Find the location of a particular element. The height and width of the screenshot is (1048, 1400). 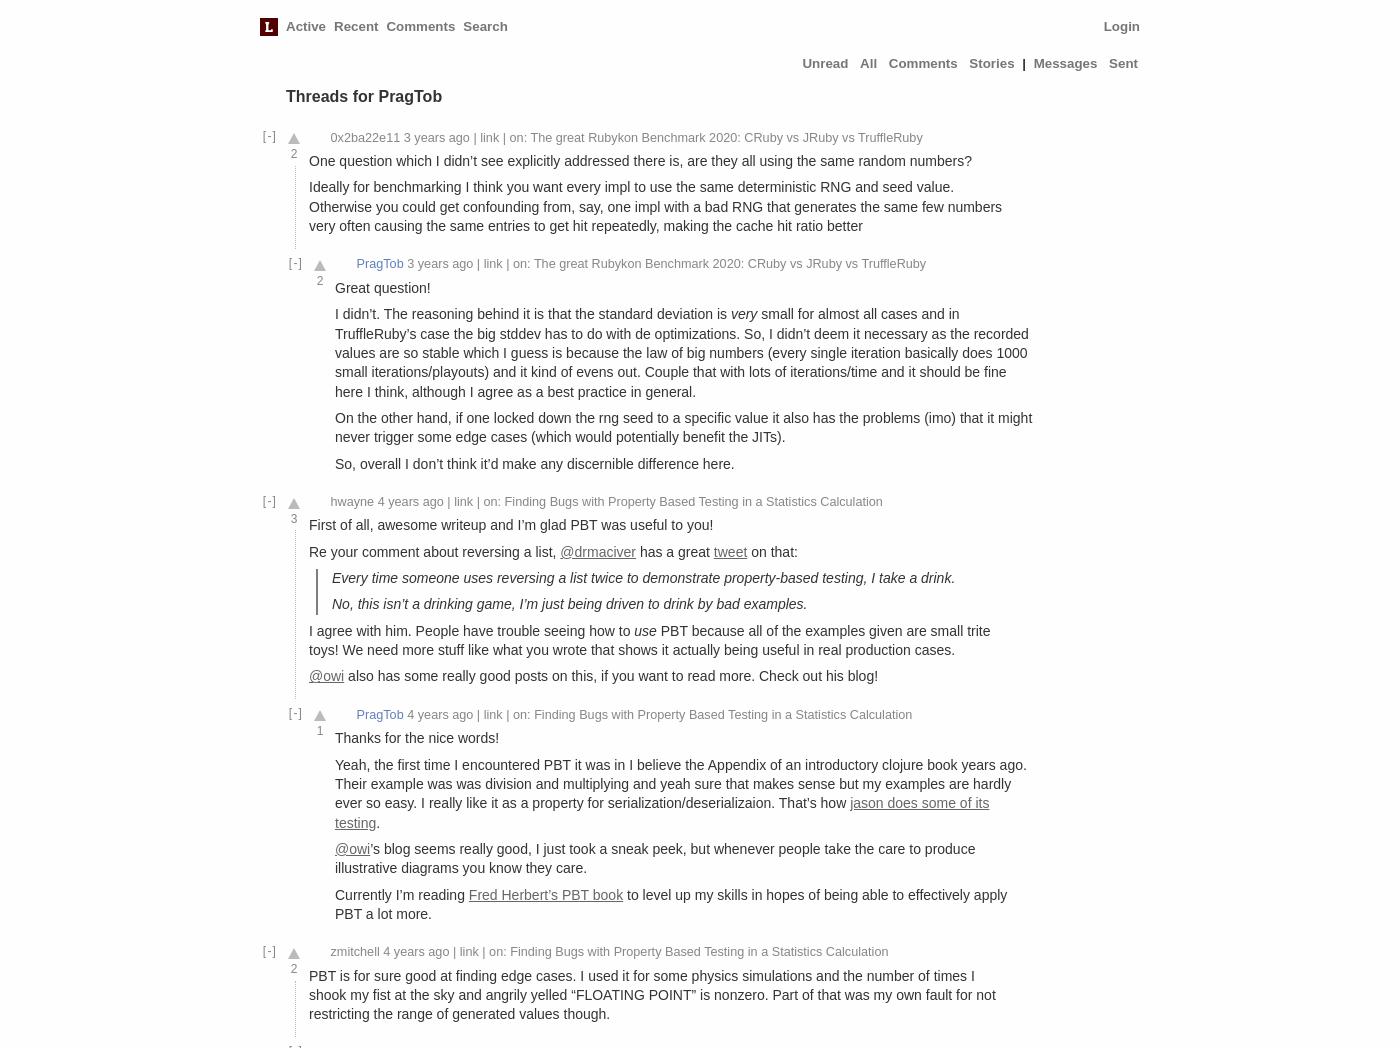

'I agree with him. People have trouble seeing how to' is located at coordinates (471, 628).